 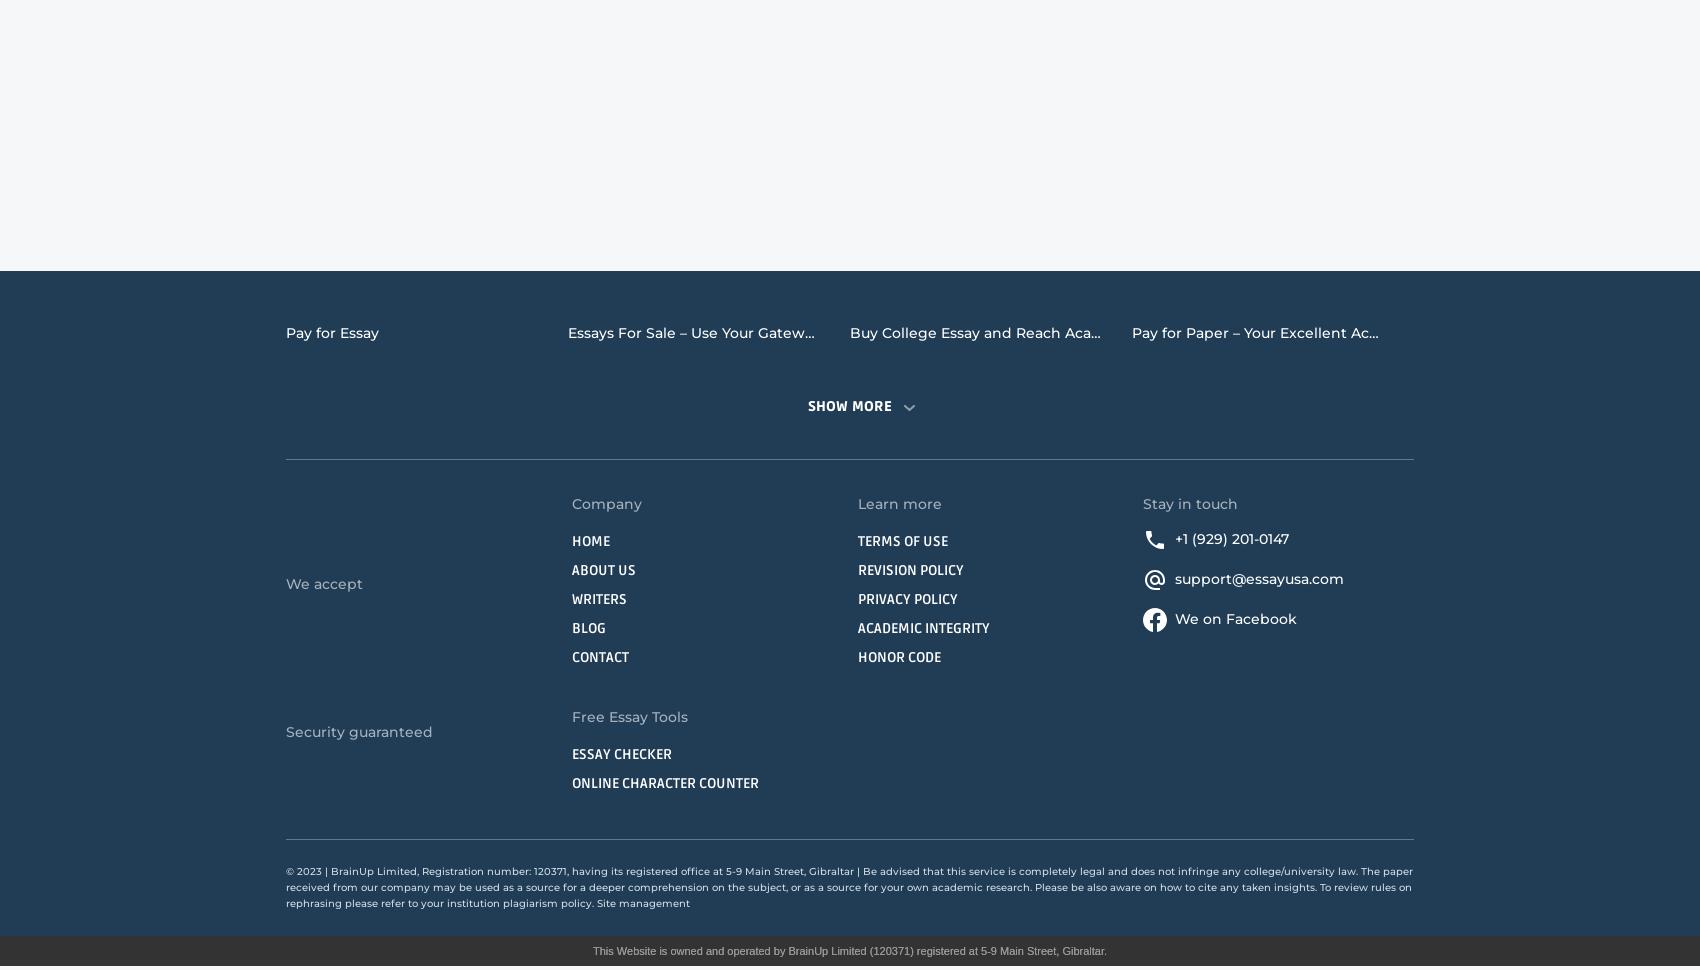 What do you see at coordinates (850, 591) in the screenshot?
I see `'Narrative Essay Writing Service'` at bounding box center [850, 591].